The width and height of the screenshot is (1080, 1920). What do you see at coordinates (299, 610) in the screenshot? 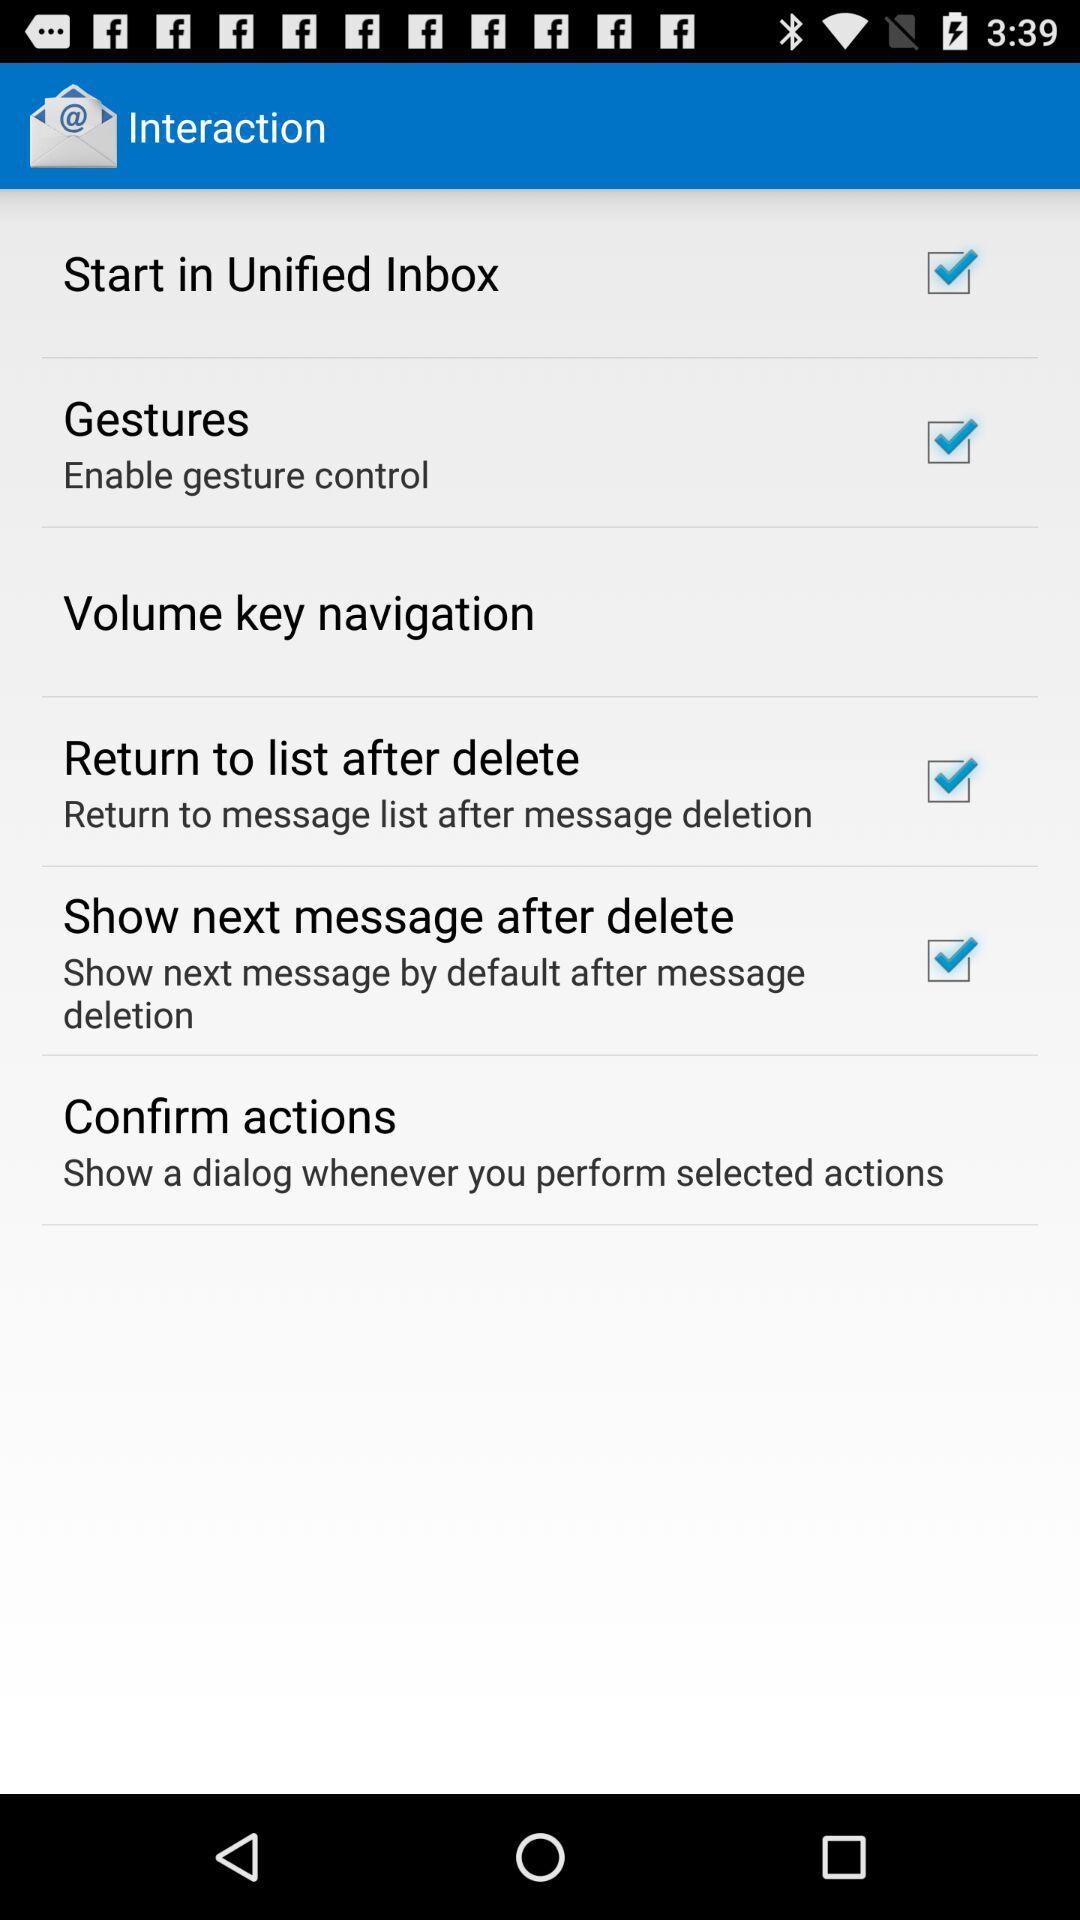
I see `volume key navigation app` at bounding box center [299, 610].